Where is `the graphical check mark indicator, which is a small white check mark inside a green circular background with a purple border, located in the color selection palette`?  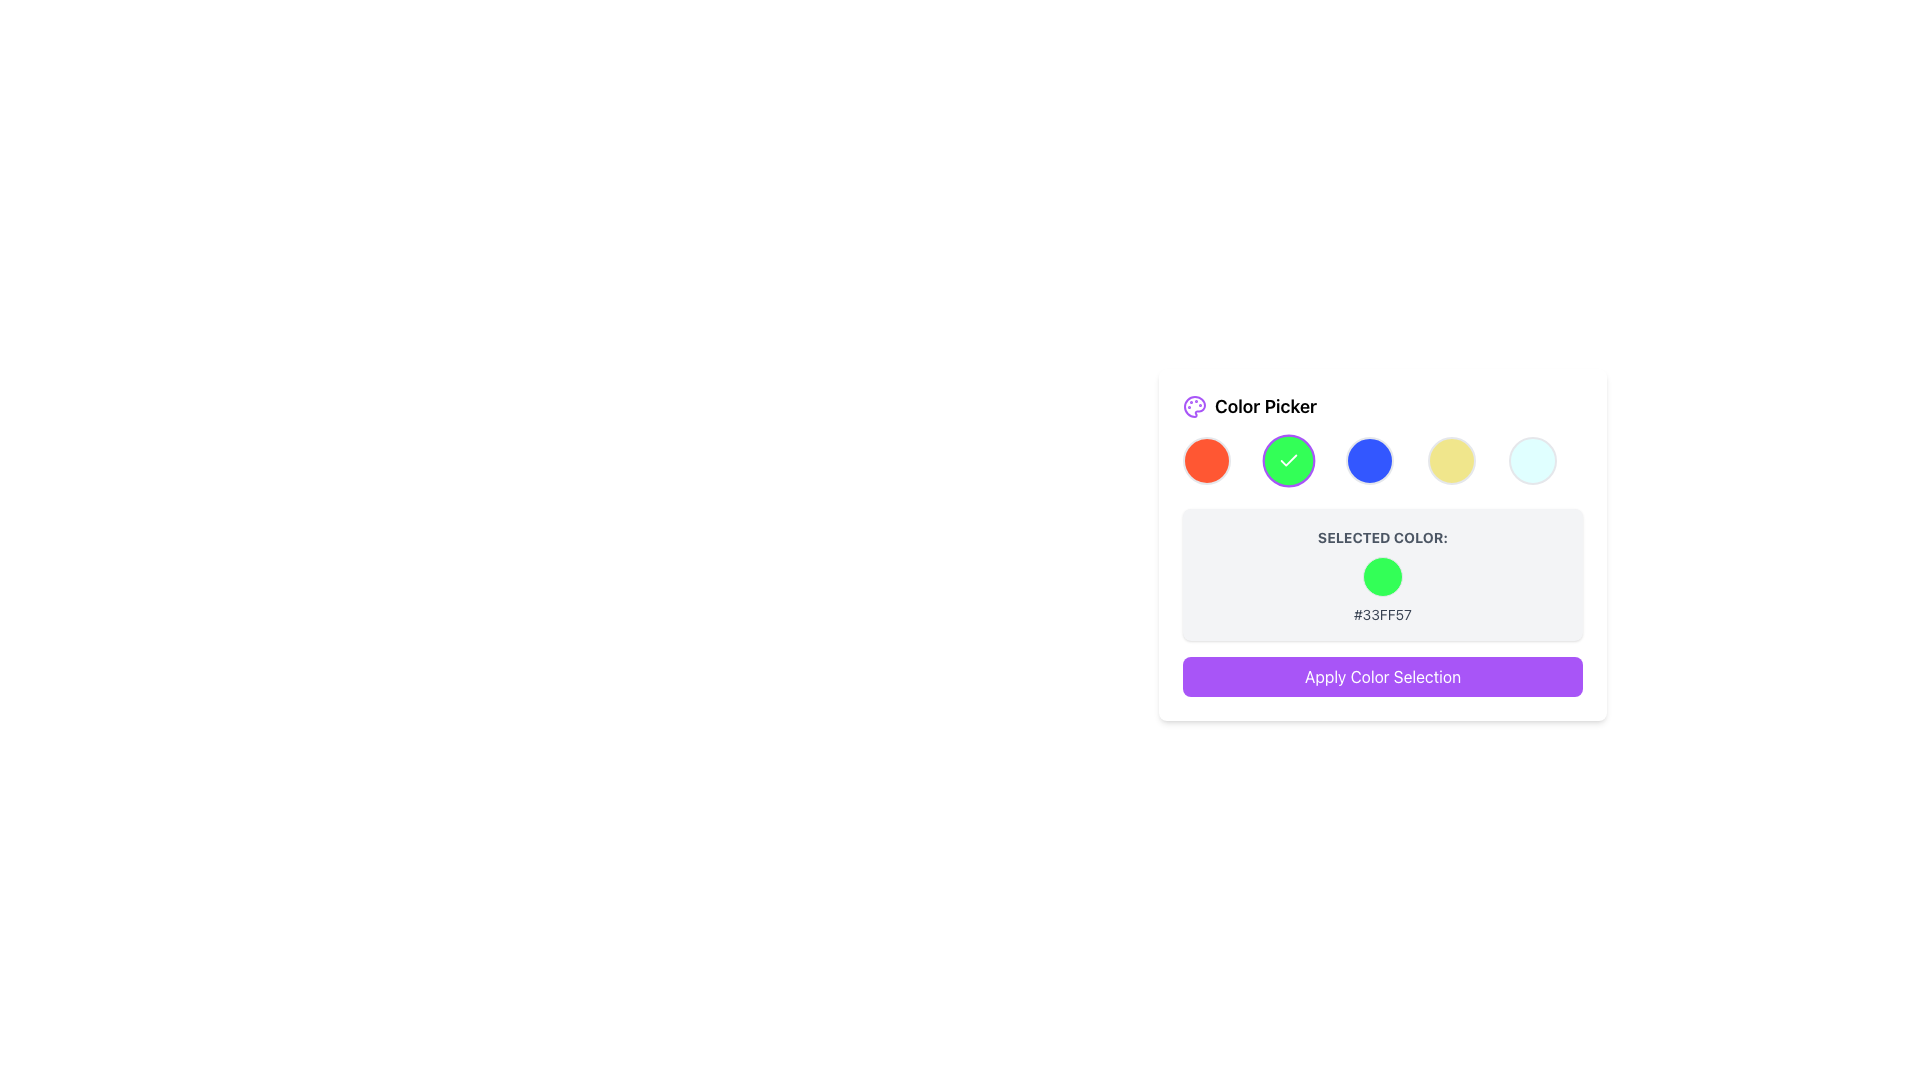
the graphical check mark indicator, which is a small white check mark inside a green circular background with a purple border, located in the color selection palette is located at coordinates (1288, 460).